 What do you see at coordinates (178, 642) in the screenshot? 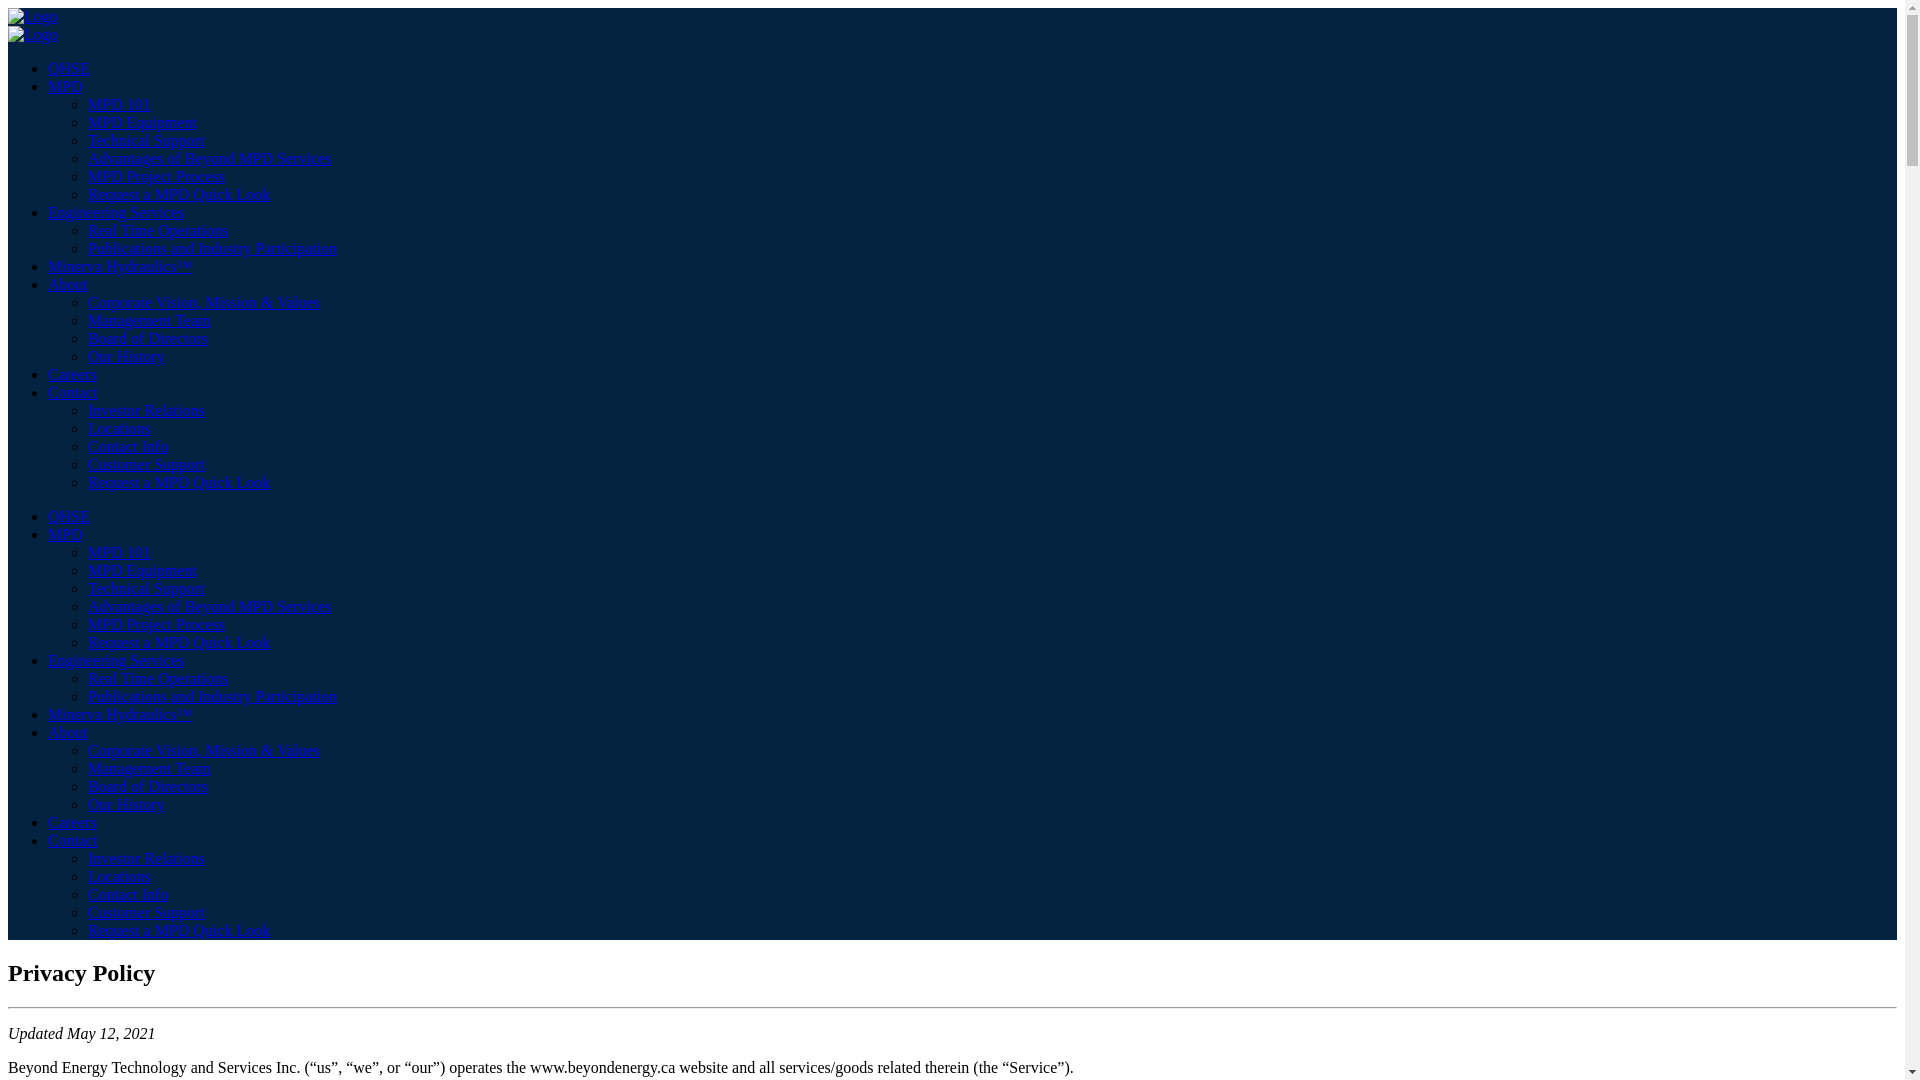
I see `'Request a MPD Quick Look'` at bounding box center [178, 642].